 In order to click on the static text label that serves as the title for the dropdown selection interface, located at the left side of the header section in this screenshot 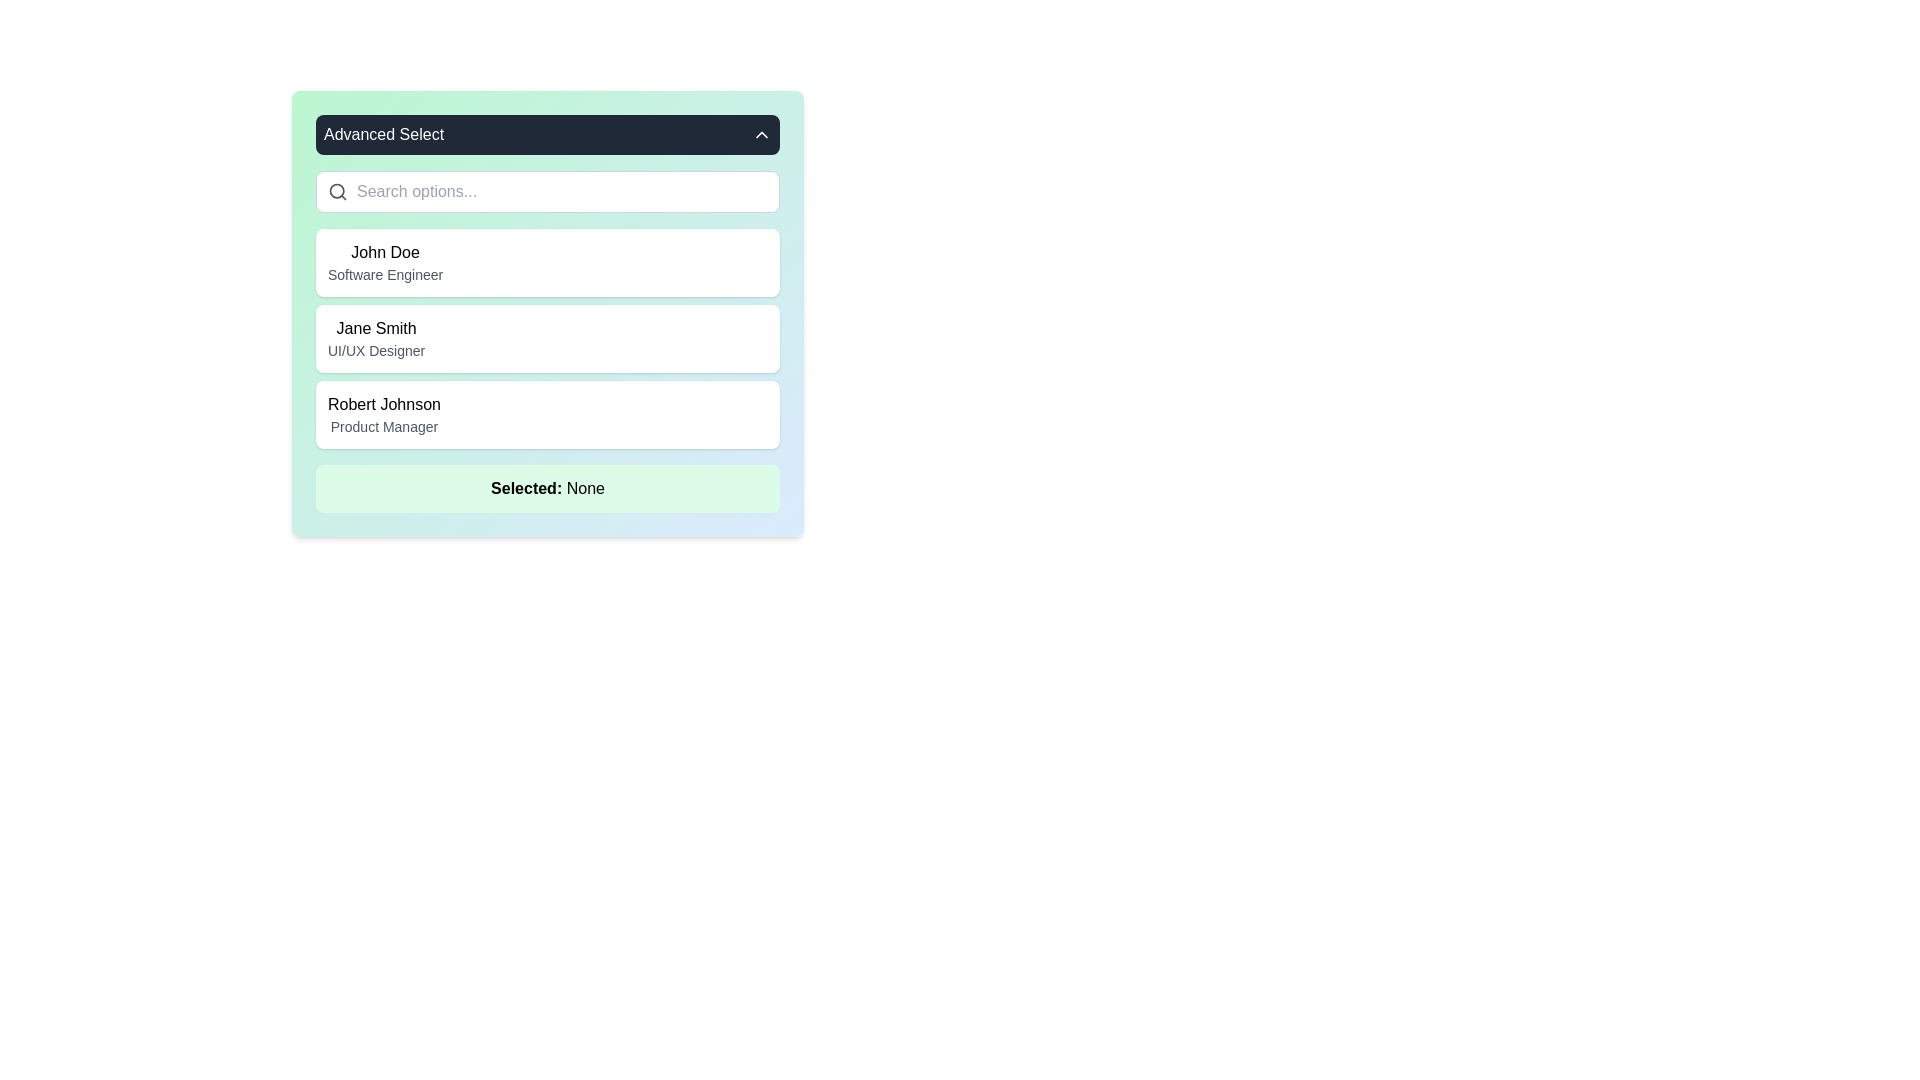, I will do `click(384, 135)`.